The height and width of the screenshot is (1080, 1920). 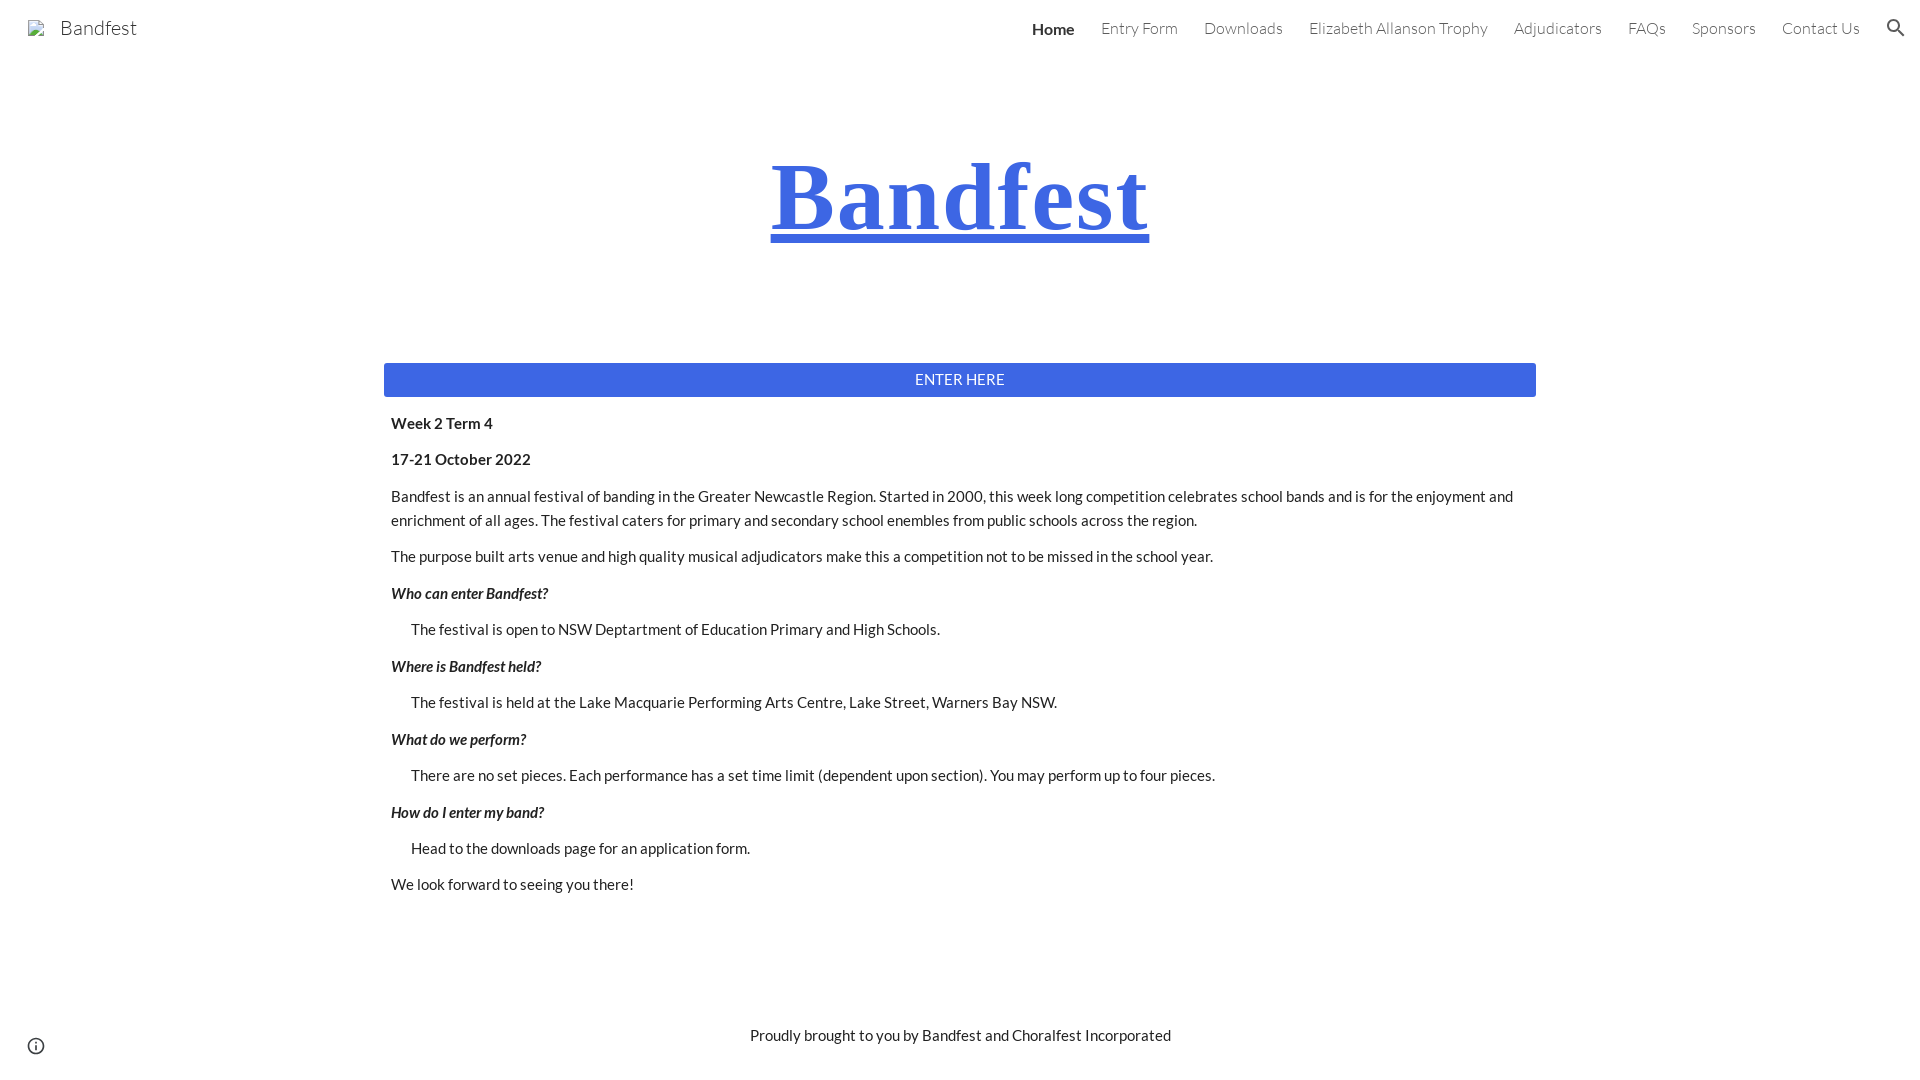 What do you see at coordinates (1397, 27) in the screenshot?
I see `'Elizabeth Allanson Trophy'` at bounding box center [1397, 27].